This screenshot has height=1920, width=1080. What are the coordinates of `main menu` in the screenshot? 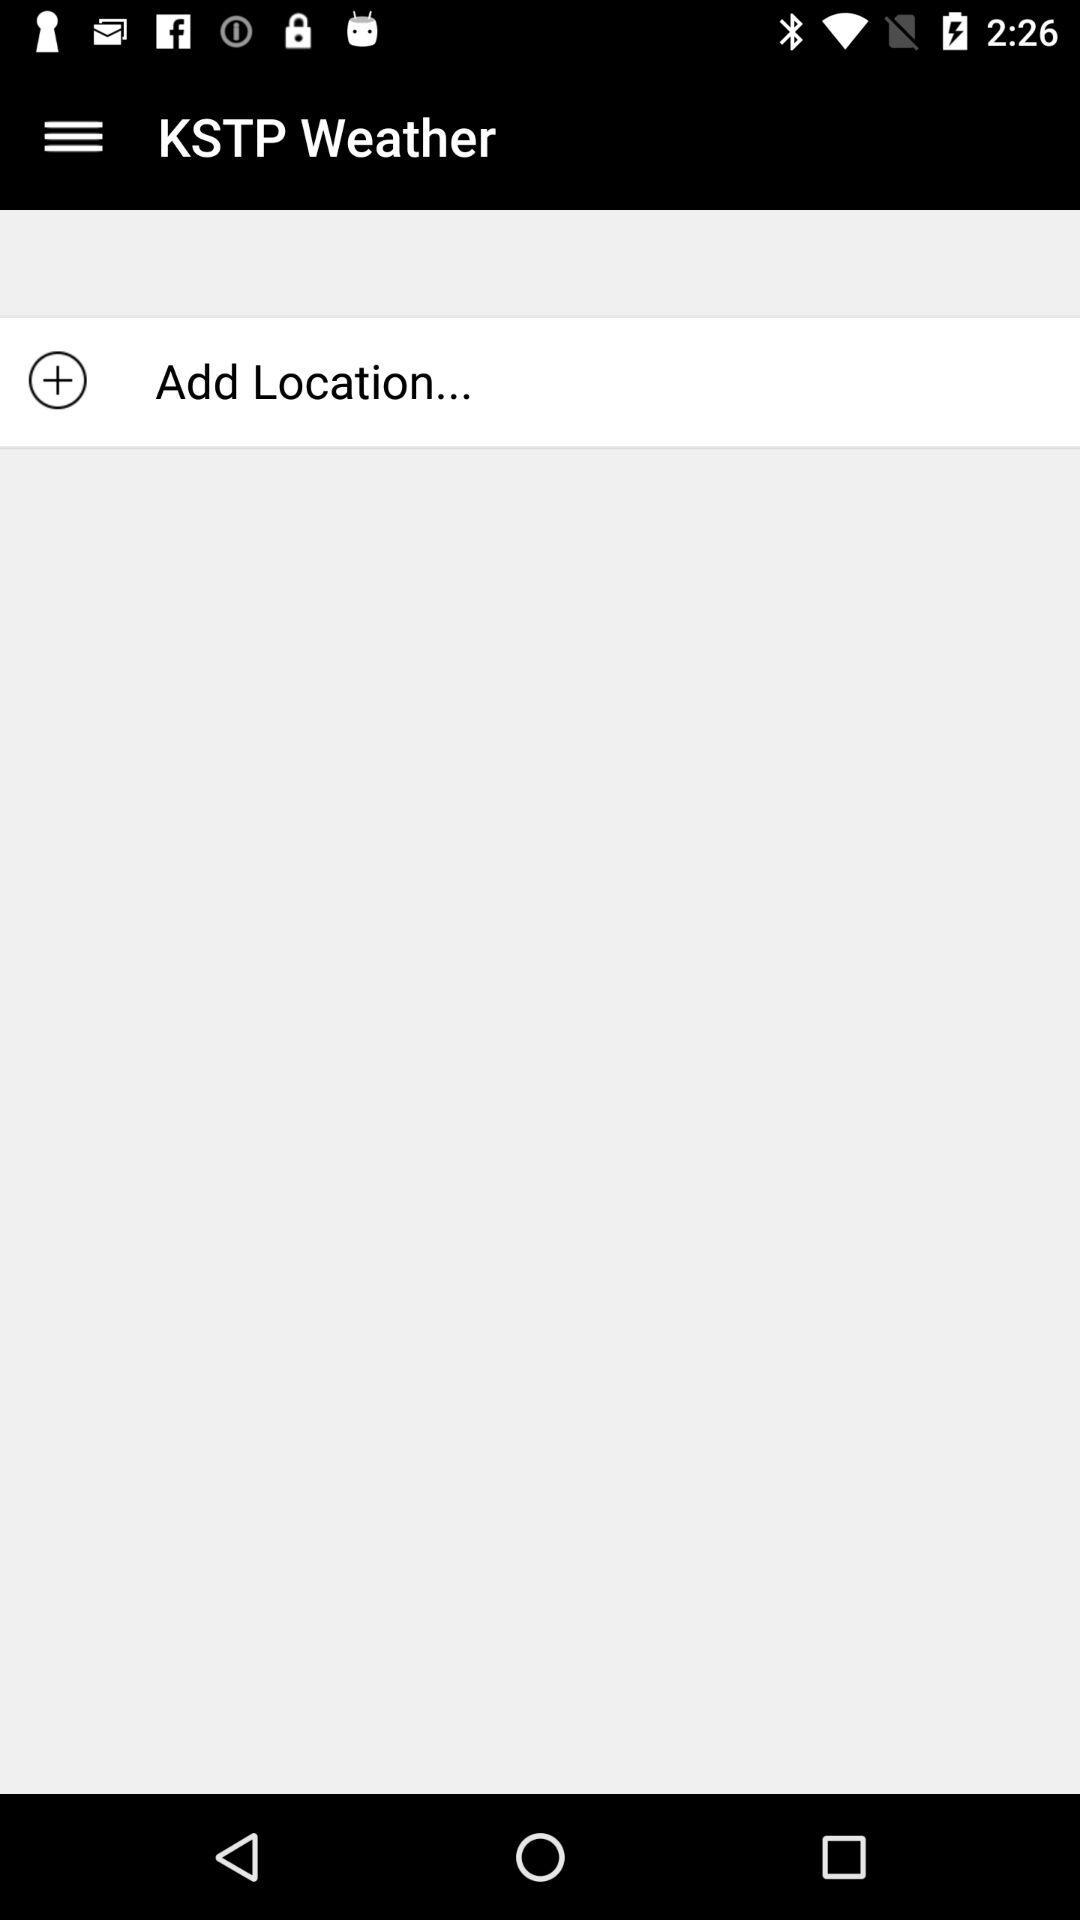 It's located at (72, 135).